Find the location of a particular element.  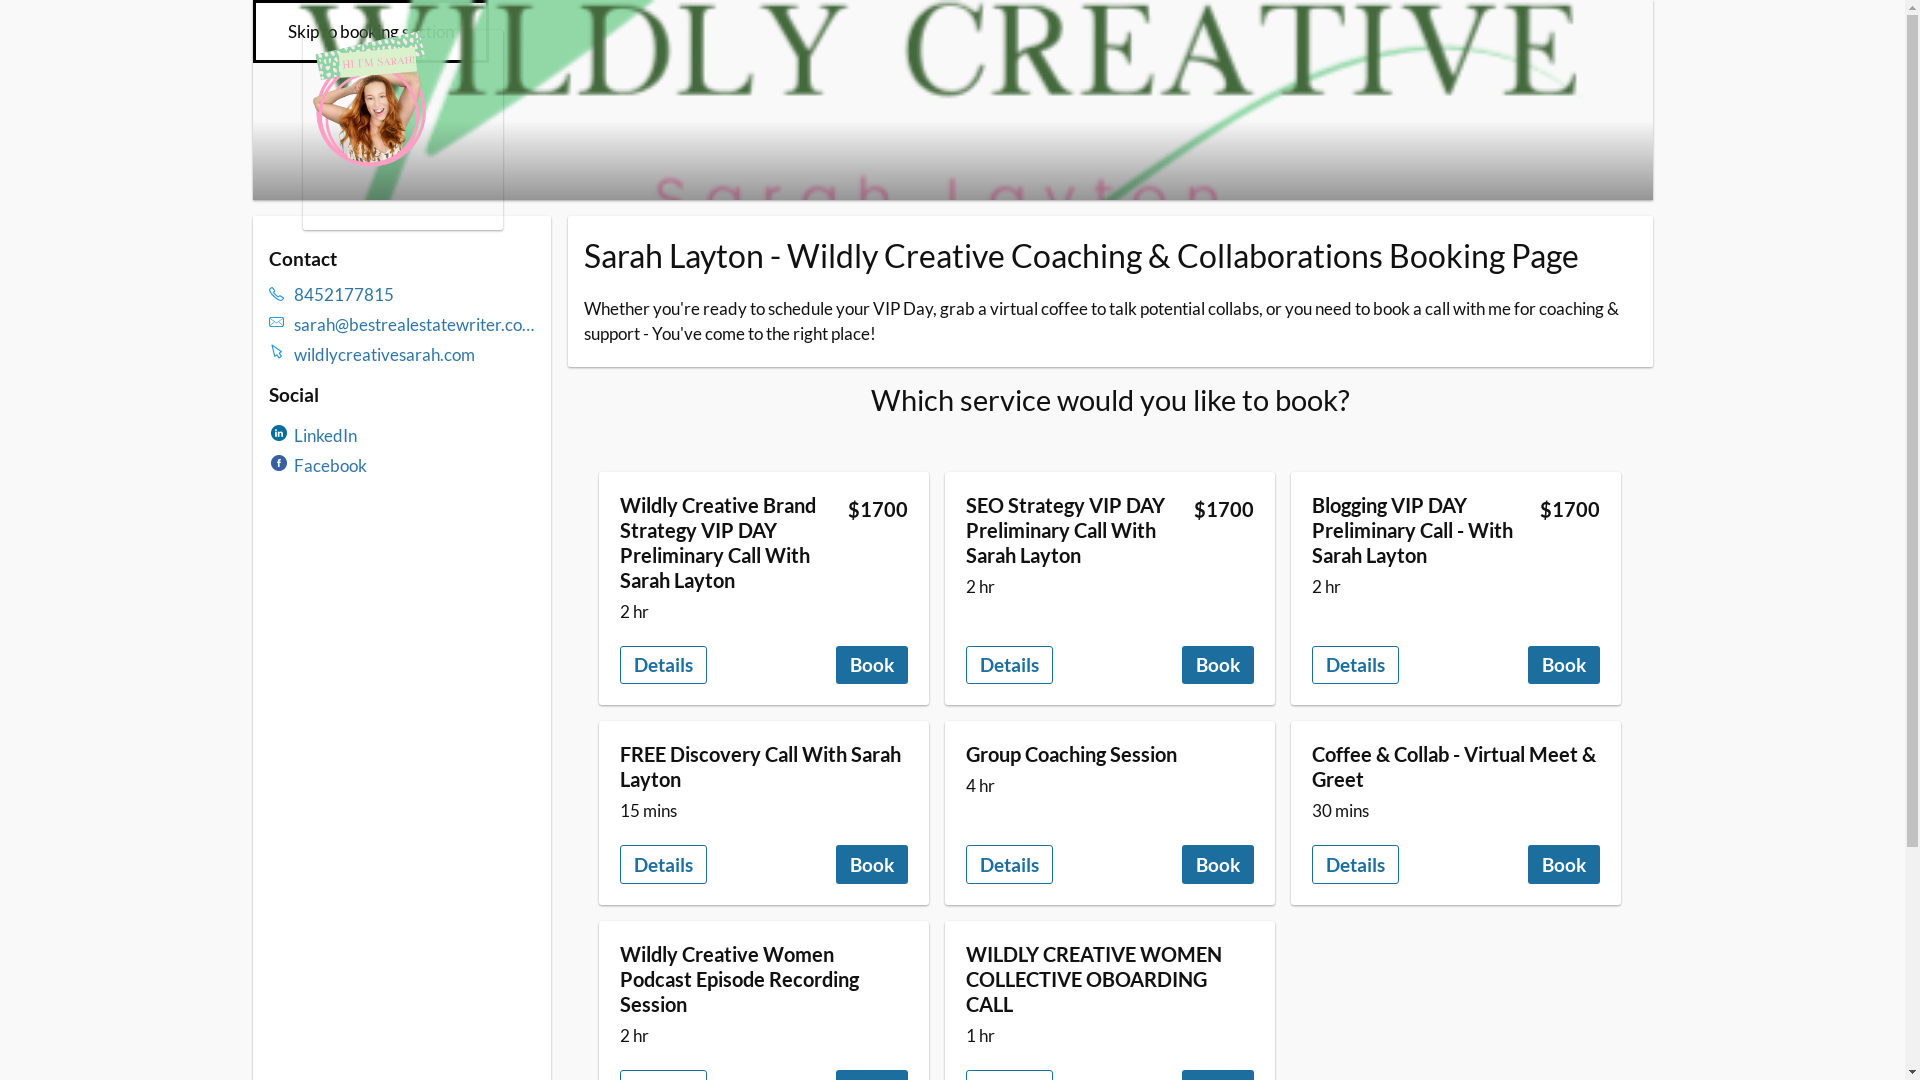

'Skip to booking section' is located at coordinates (251, 31).